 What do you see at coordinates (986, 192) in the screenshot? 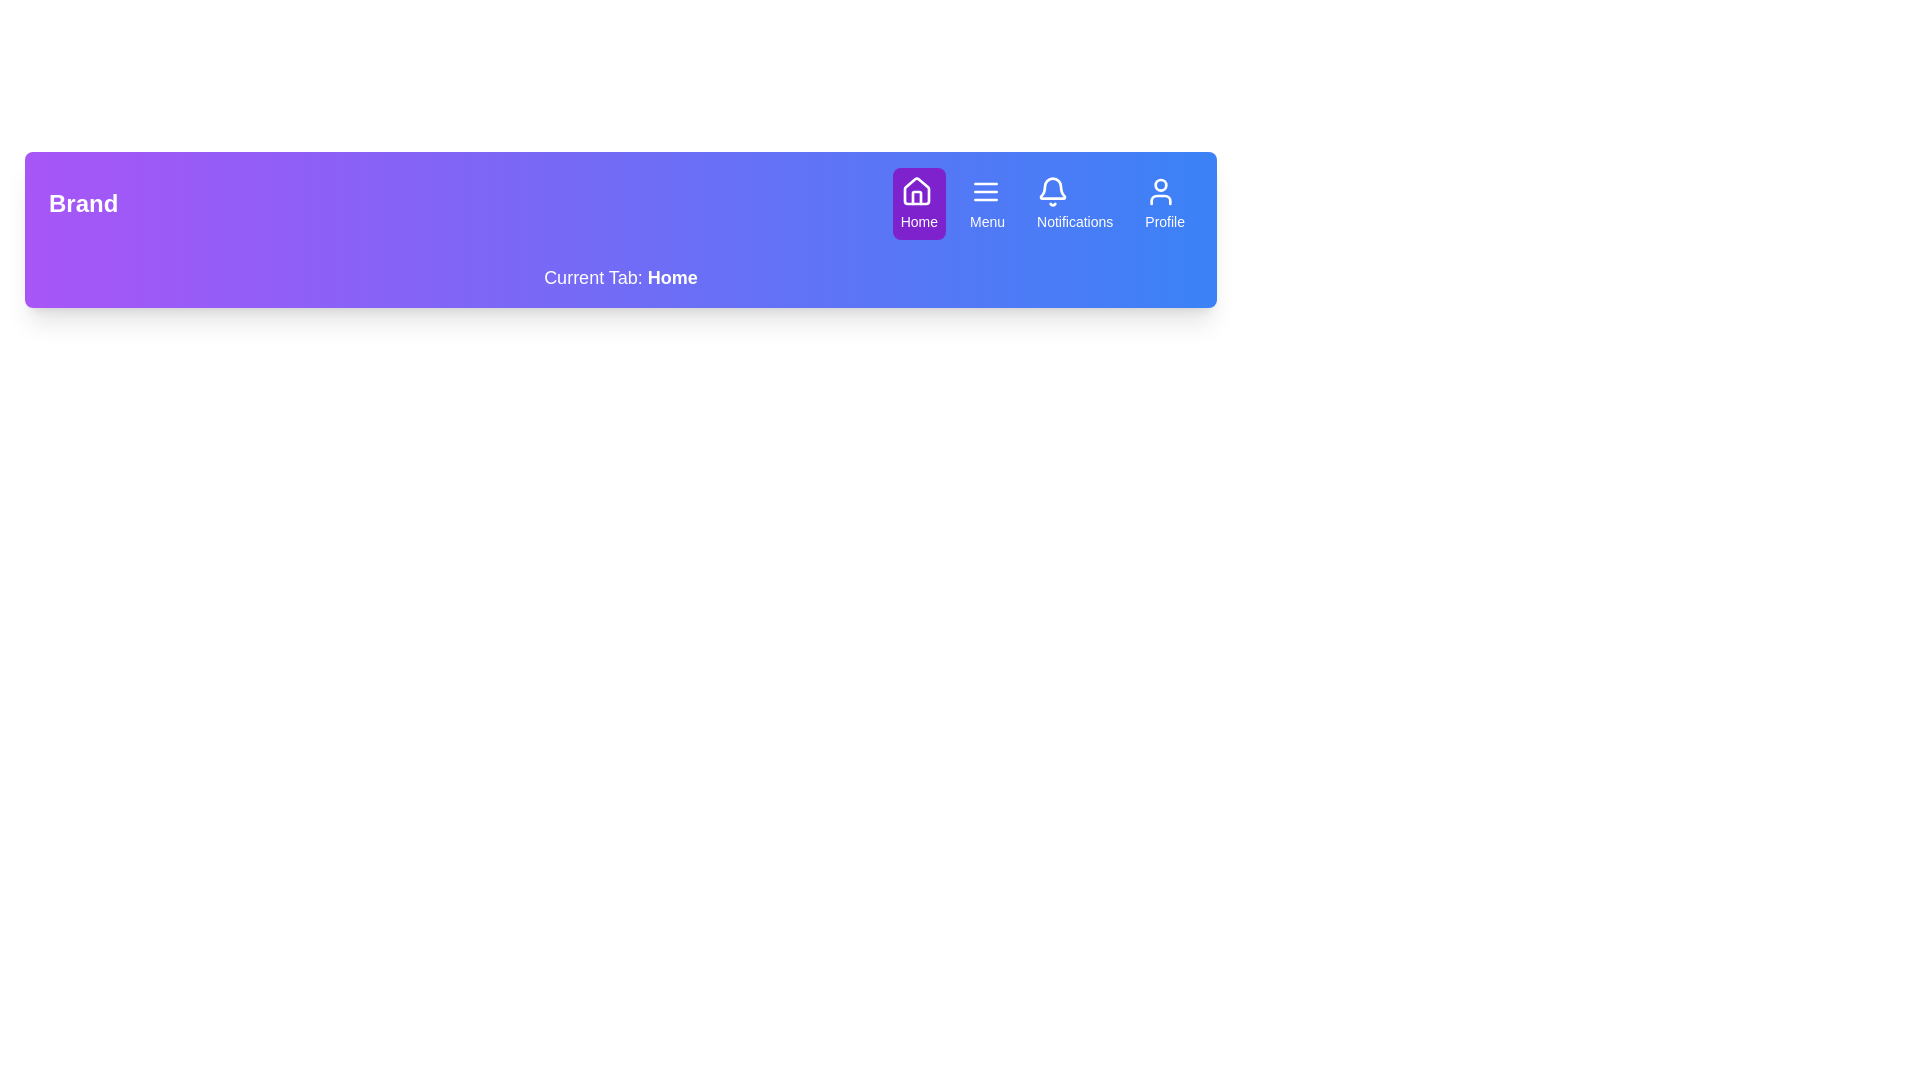
I see `the 'Menu' icon, which is styled as three horizontal lines on a blue background, to trigger the tooltip or visual effect` at bounding box center [986, 192].